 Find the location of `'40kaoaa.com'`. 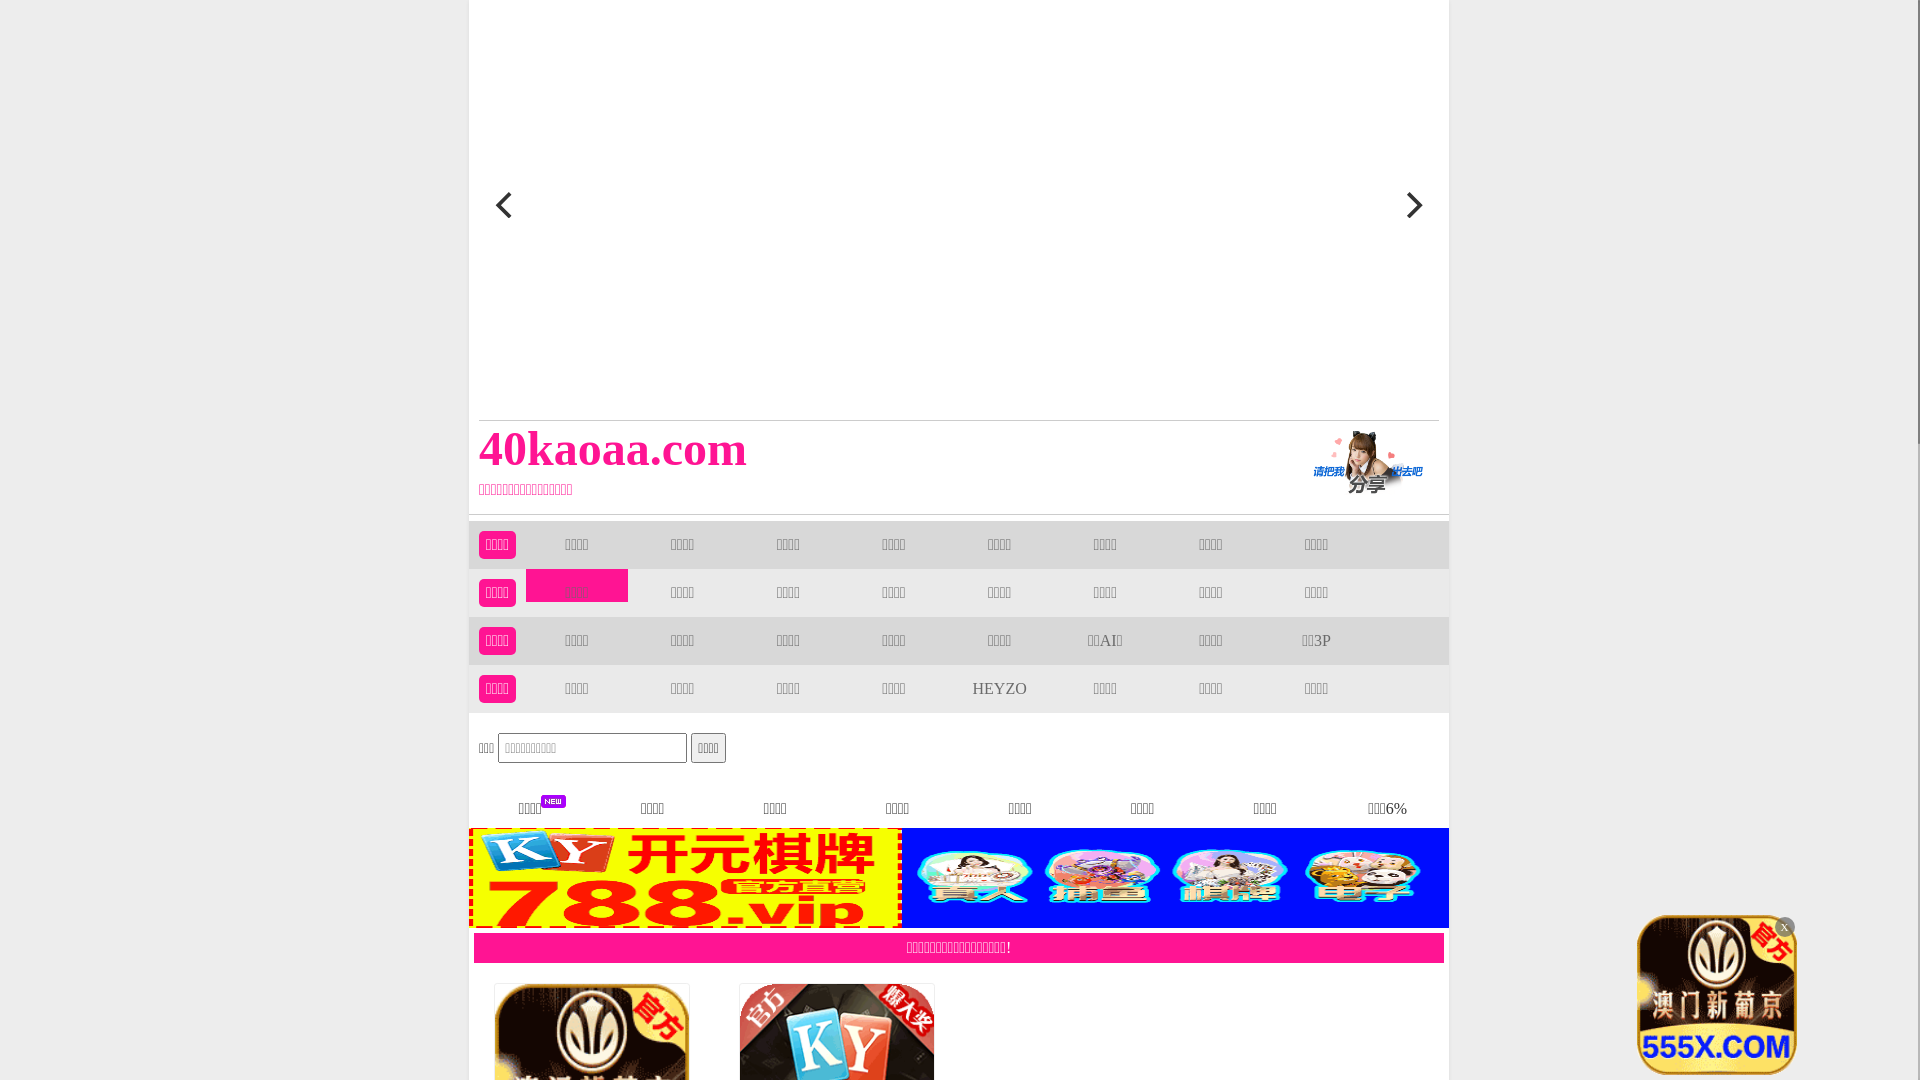

'40kaoaa.com' is located at coordinates (863, 447).